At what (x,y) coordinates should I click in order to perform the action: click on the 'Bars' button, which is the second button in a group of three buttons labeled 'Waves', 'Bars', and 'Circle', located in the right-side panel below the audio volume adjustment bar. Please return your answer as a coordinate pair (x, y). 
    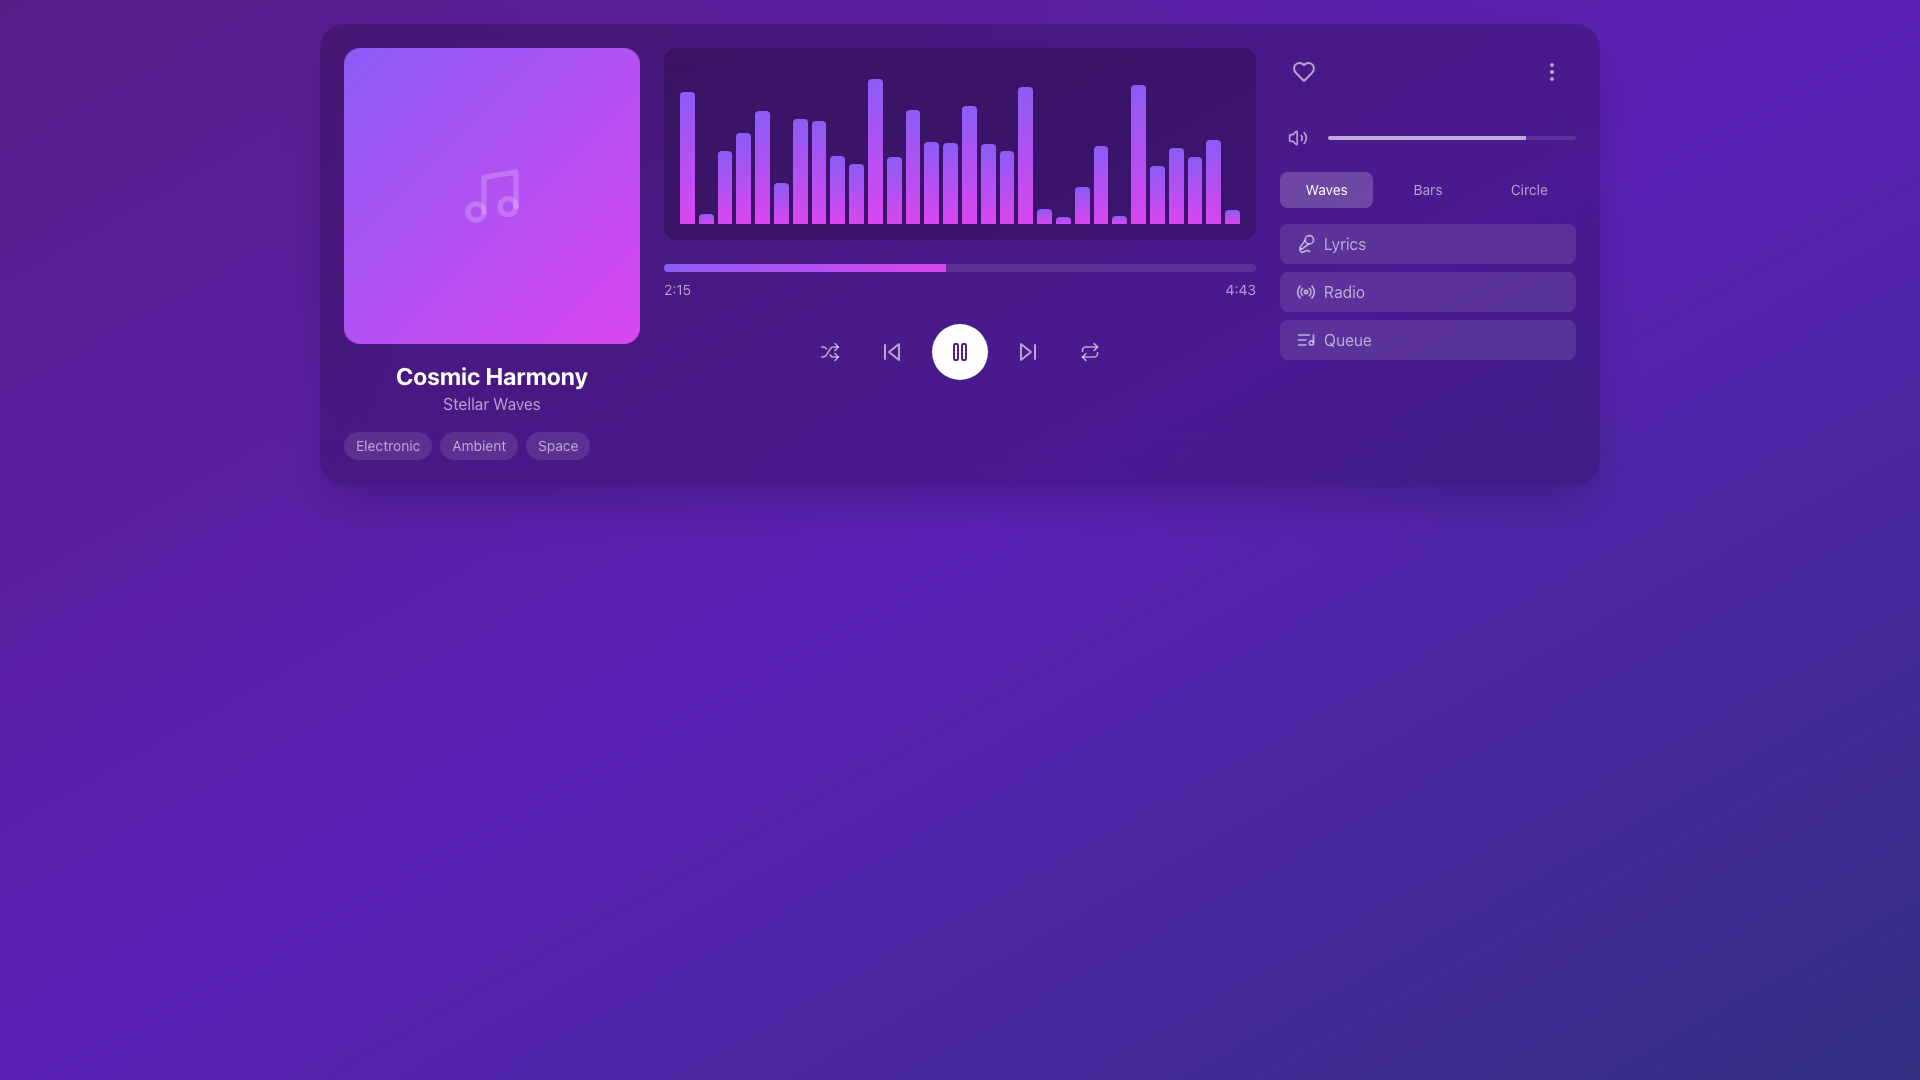
    Looking at the image, I should click on (1426, 189).